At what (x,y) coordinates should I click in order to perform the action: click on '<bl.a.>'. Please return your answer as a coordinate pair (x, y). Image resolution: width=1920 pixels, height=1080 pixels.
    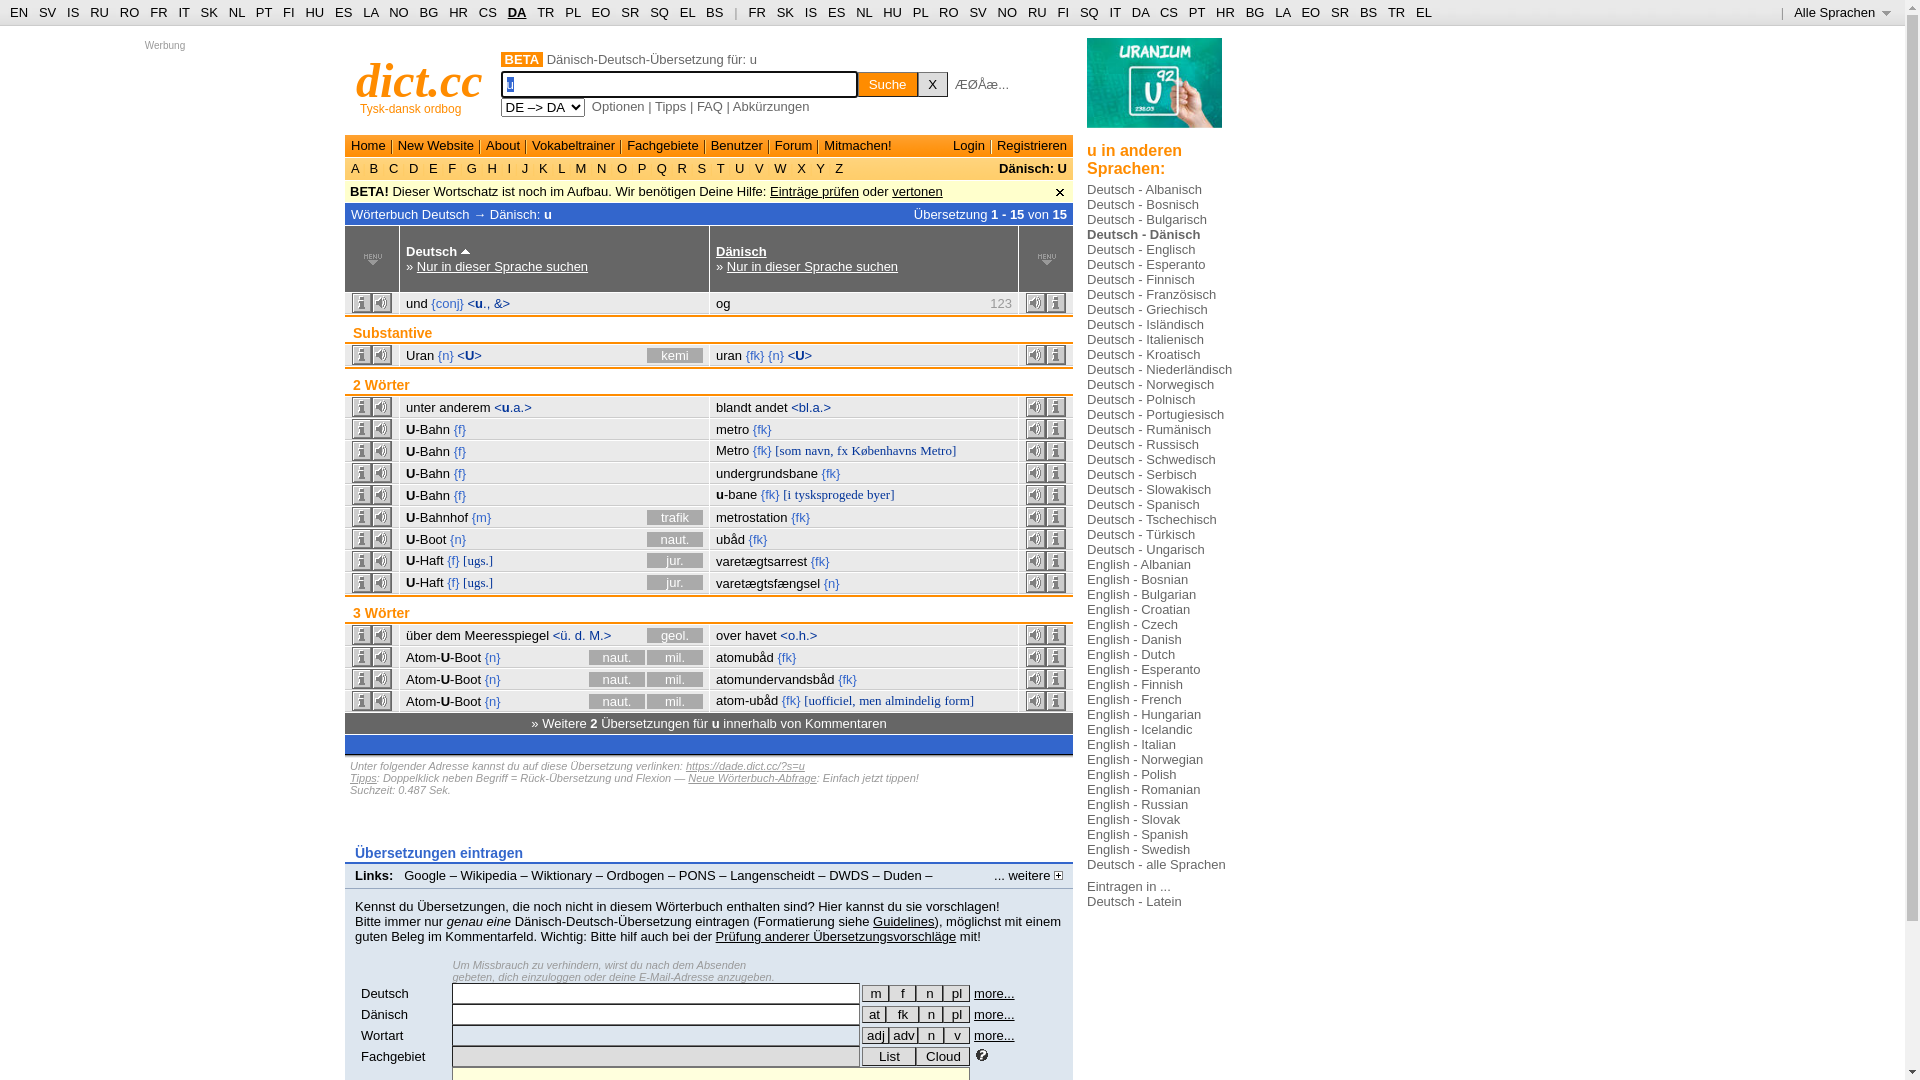
    Looking at the image, I should click on (811, 406).